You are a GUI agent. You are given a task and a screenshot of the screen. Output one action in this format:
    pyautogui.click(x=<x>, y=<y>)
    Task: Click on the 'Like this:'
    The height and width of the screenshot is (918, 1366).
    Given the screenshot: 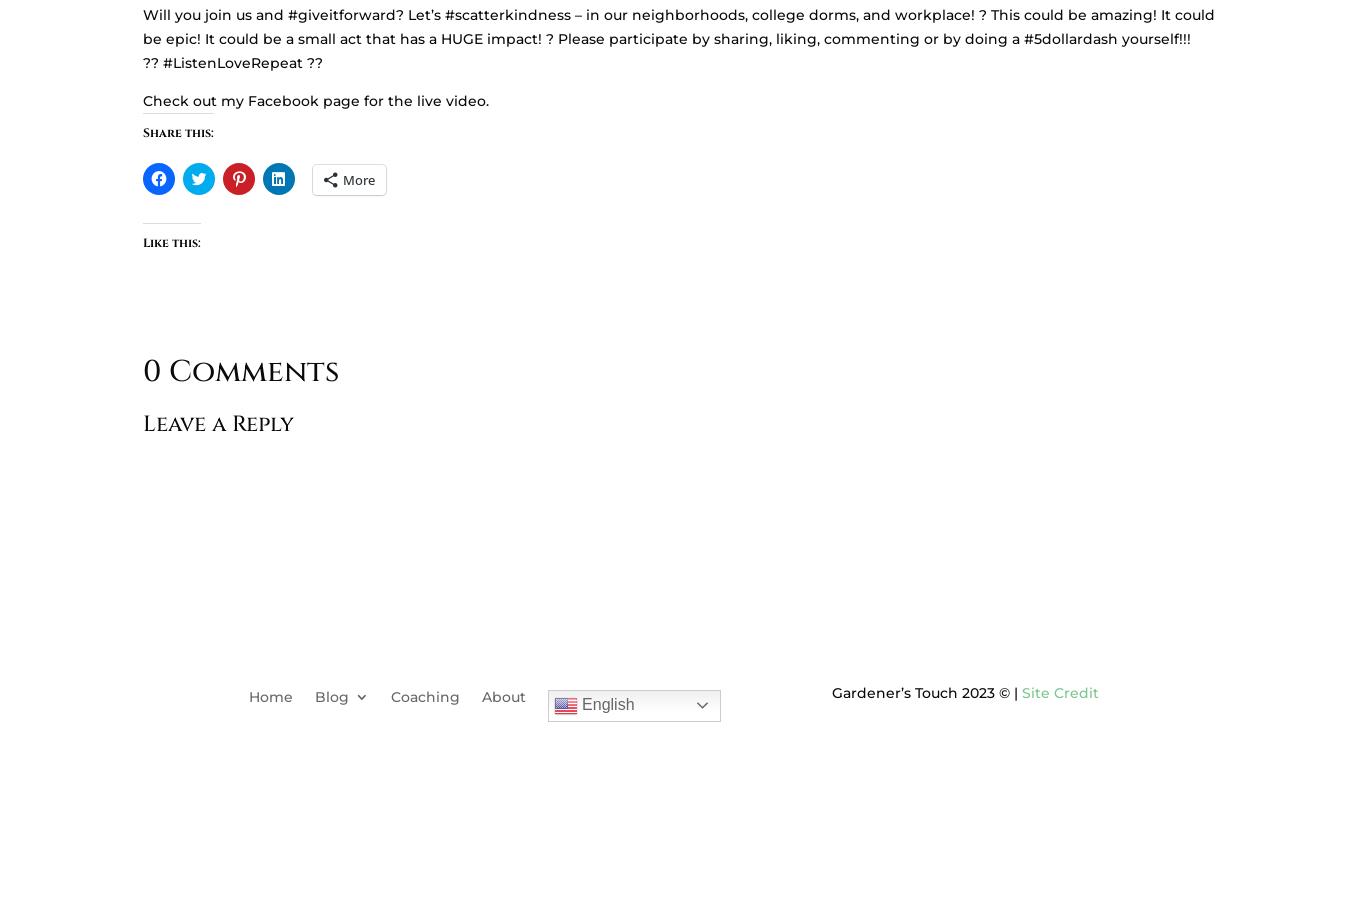 What is the action you would take?
    pyautogui.click(x=170, y=240)
    